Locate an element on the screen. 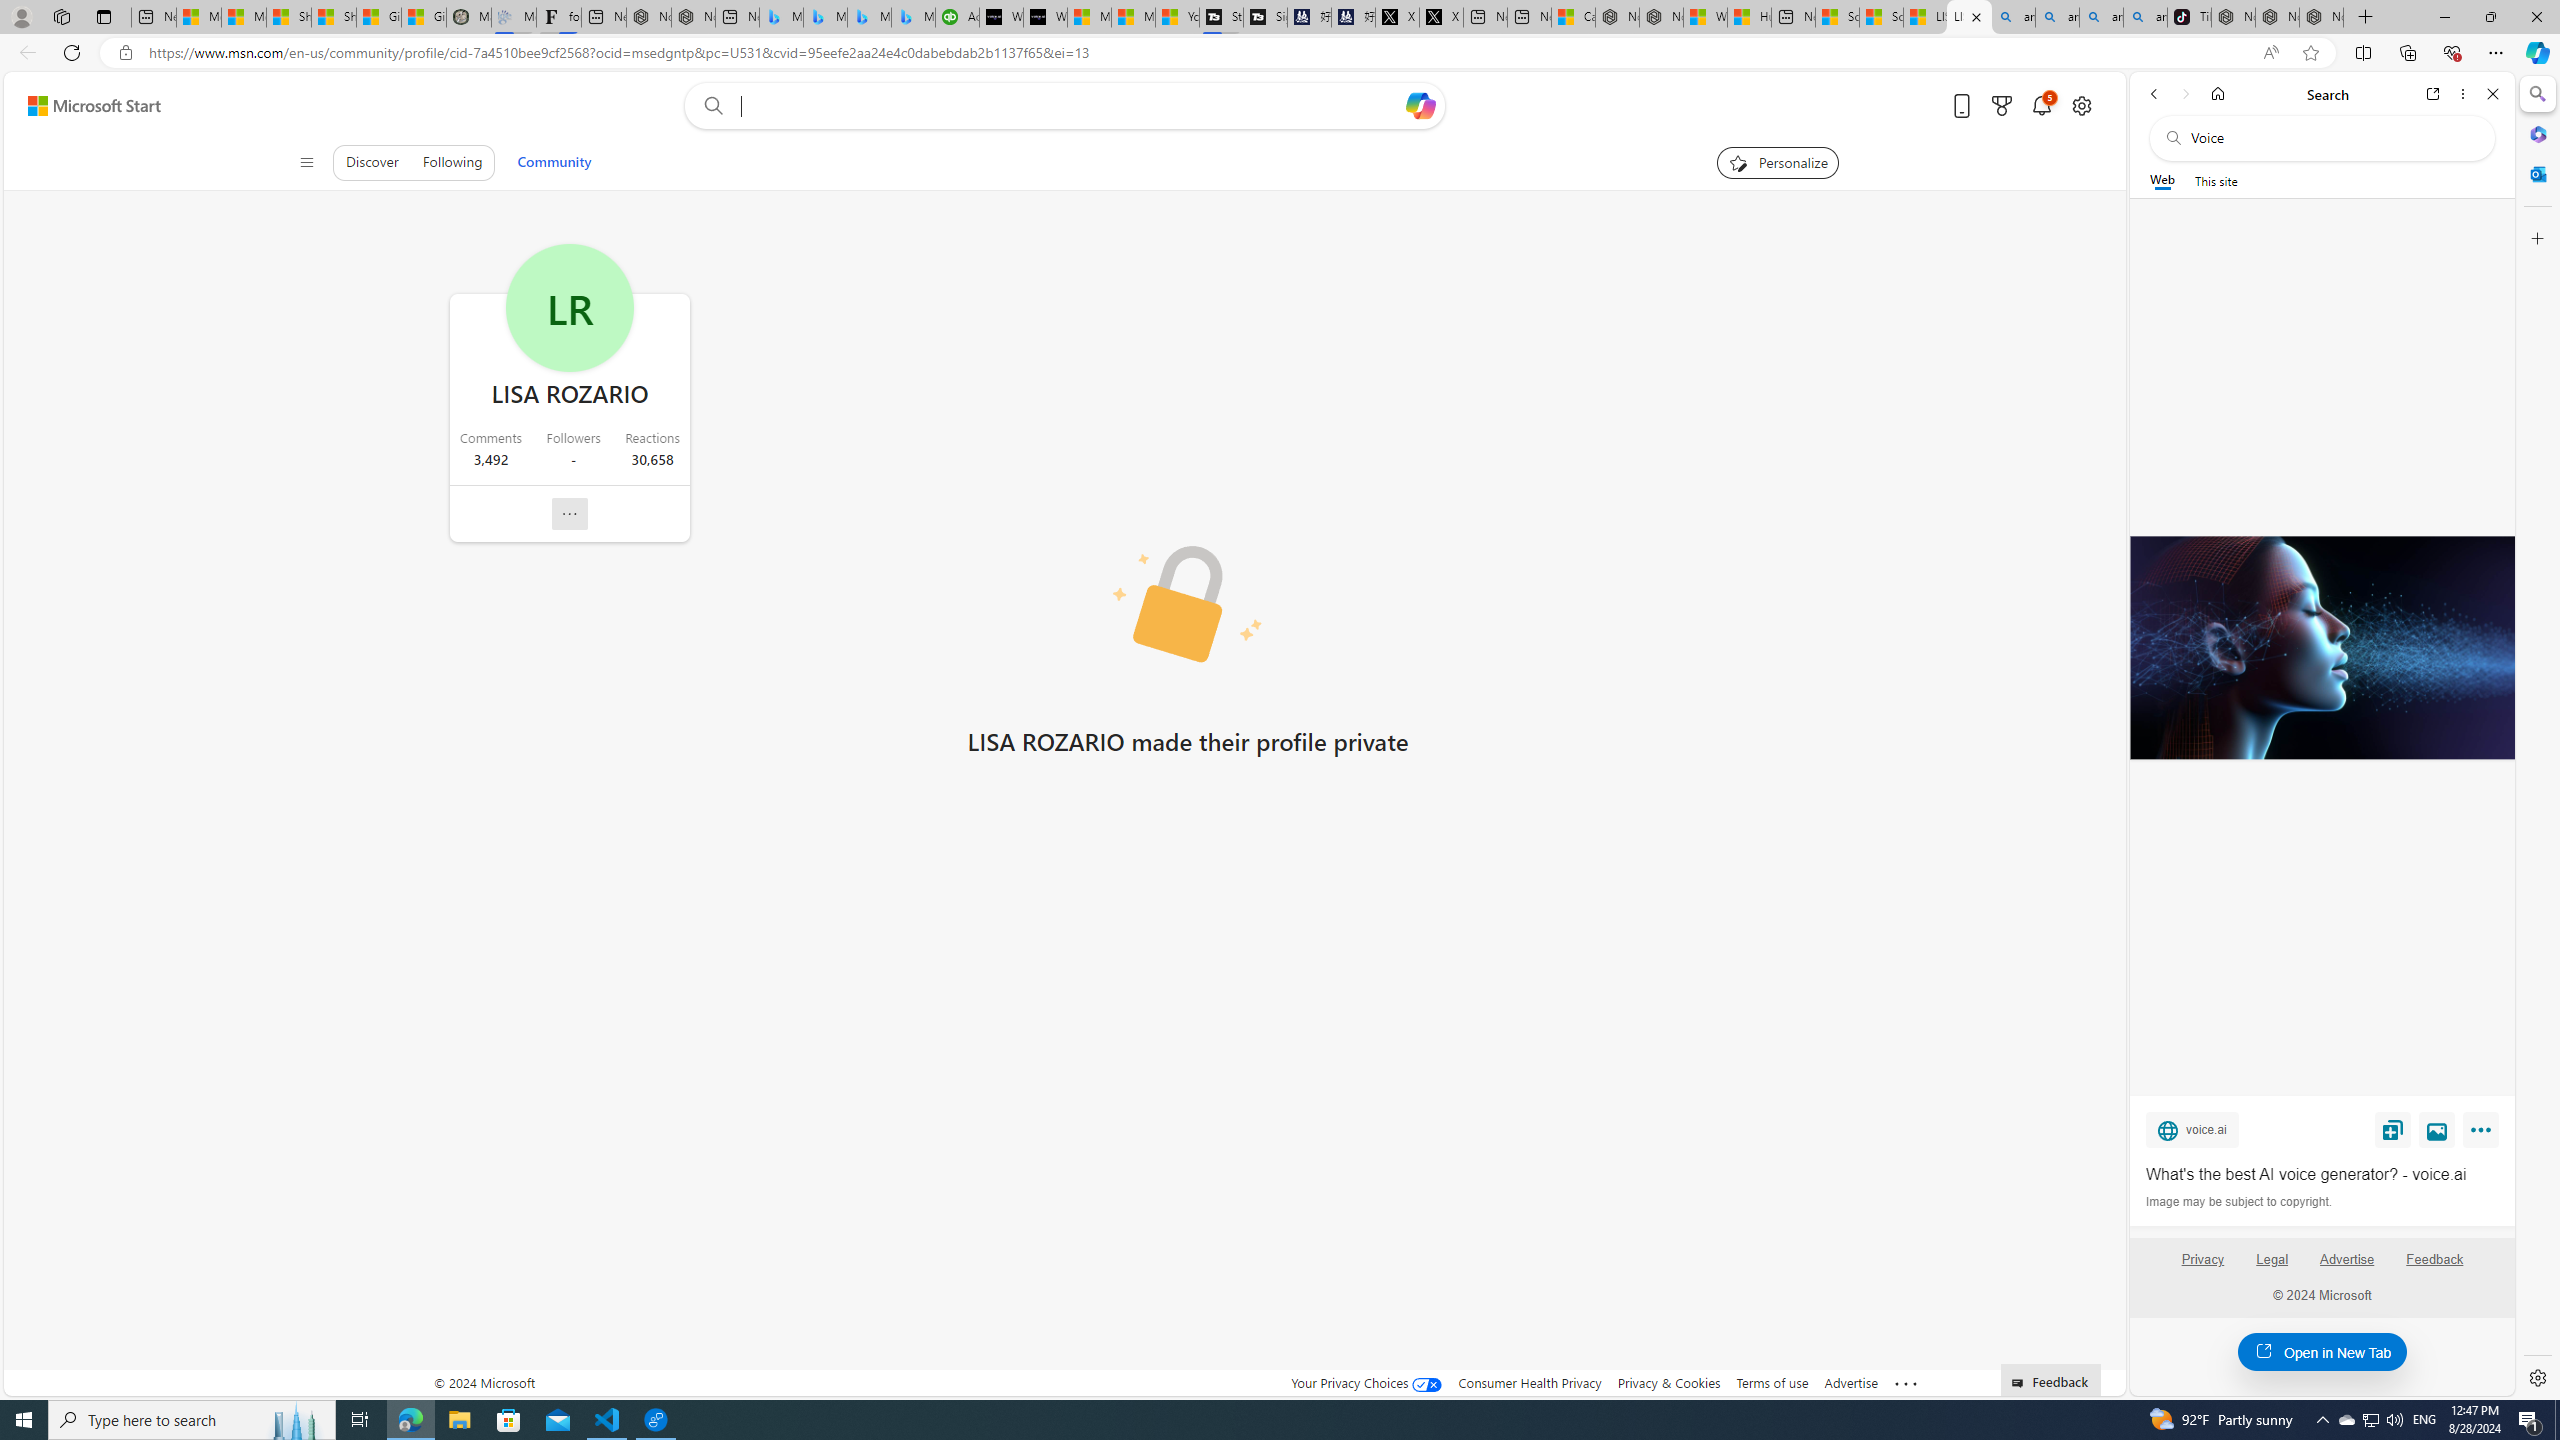 The height and width of the screenshot is (1440, 2560). 'Personalize your feed"' is located at coordinates (1776, 161).